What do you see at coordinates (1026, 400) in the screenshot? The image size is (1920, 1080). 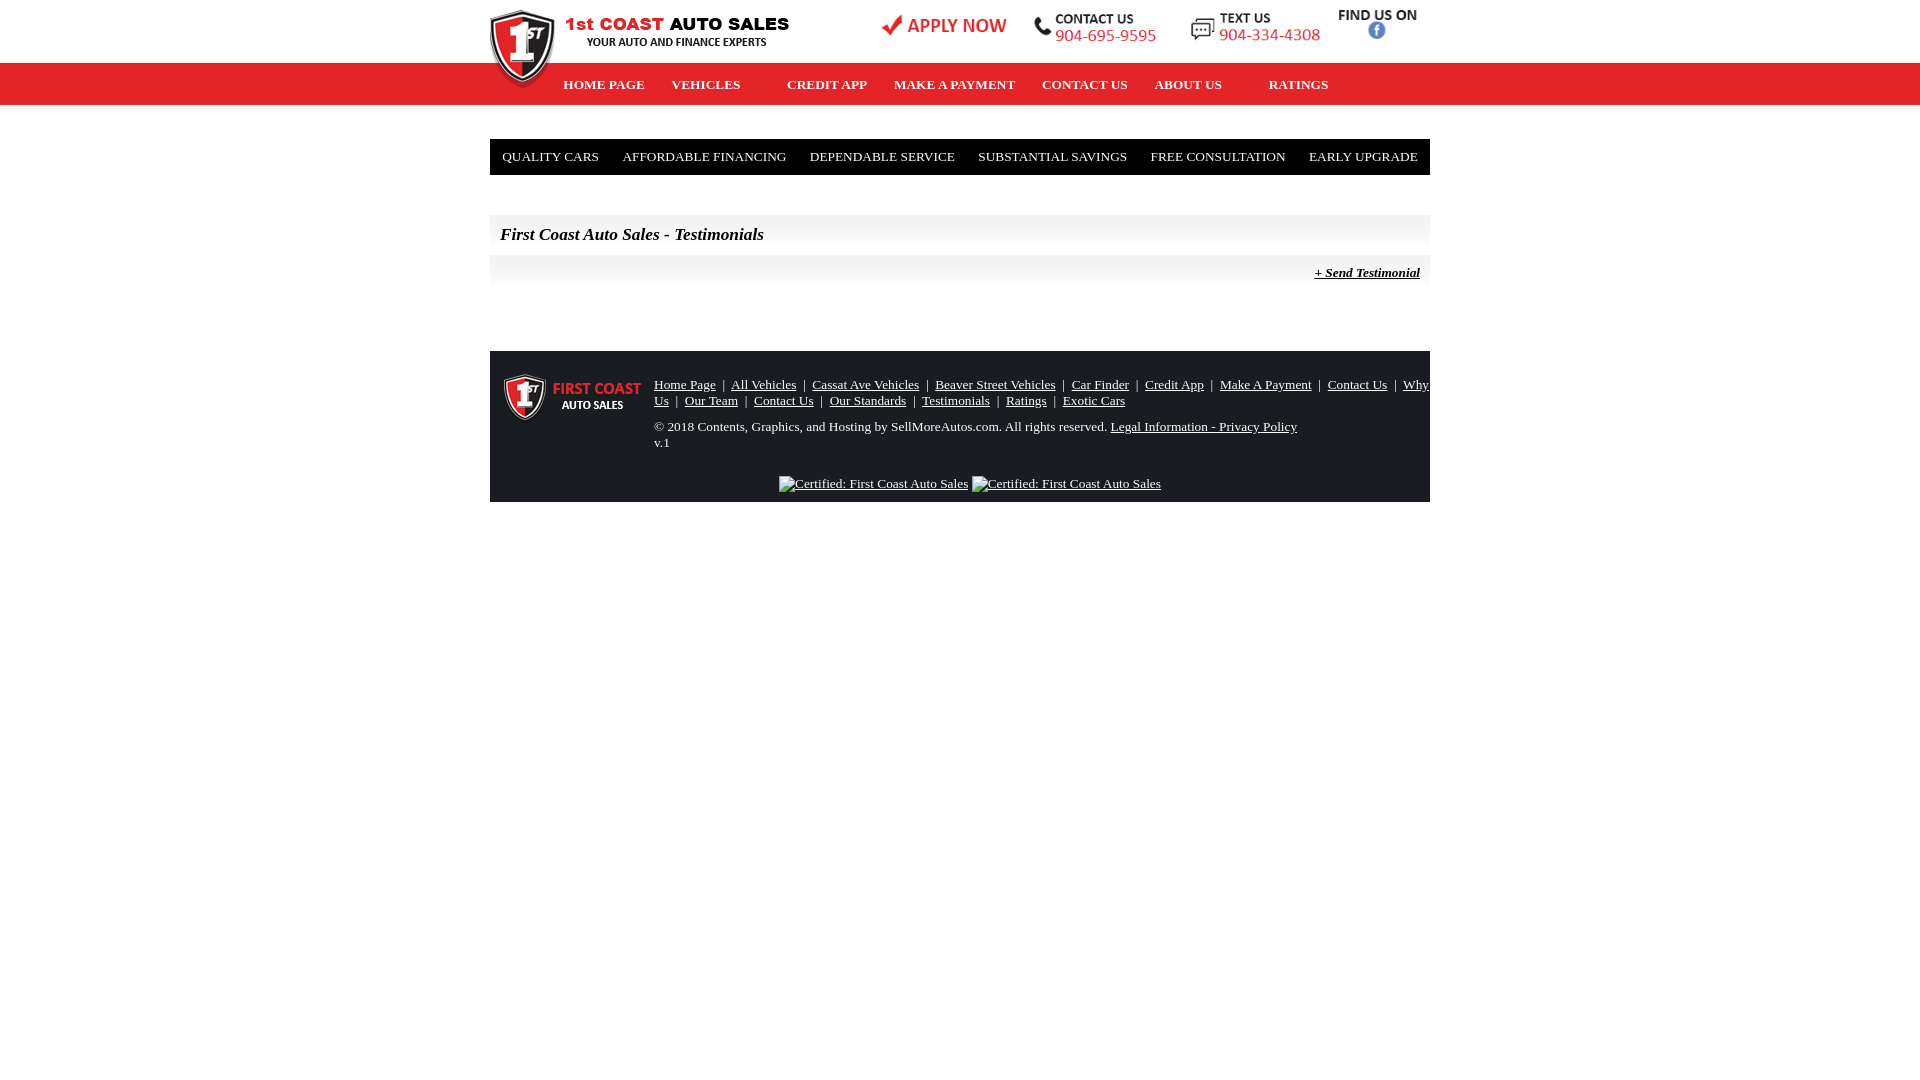 I see `'Ratings'` at bounding box center [1026, 400].